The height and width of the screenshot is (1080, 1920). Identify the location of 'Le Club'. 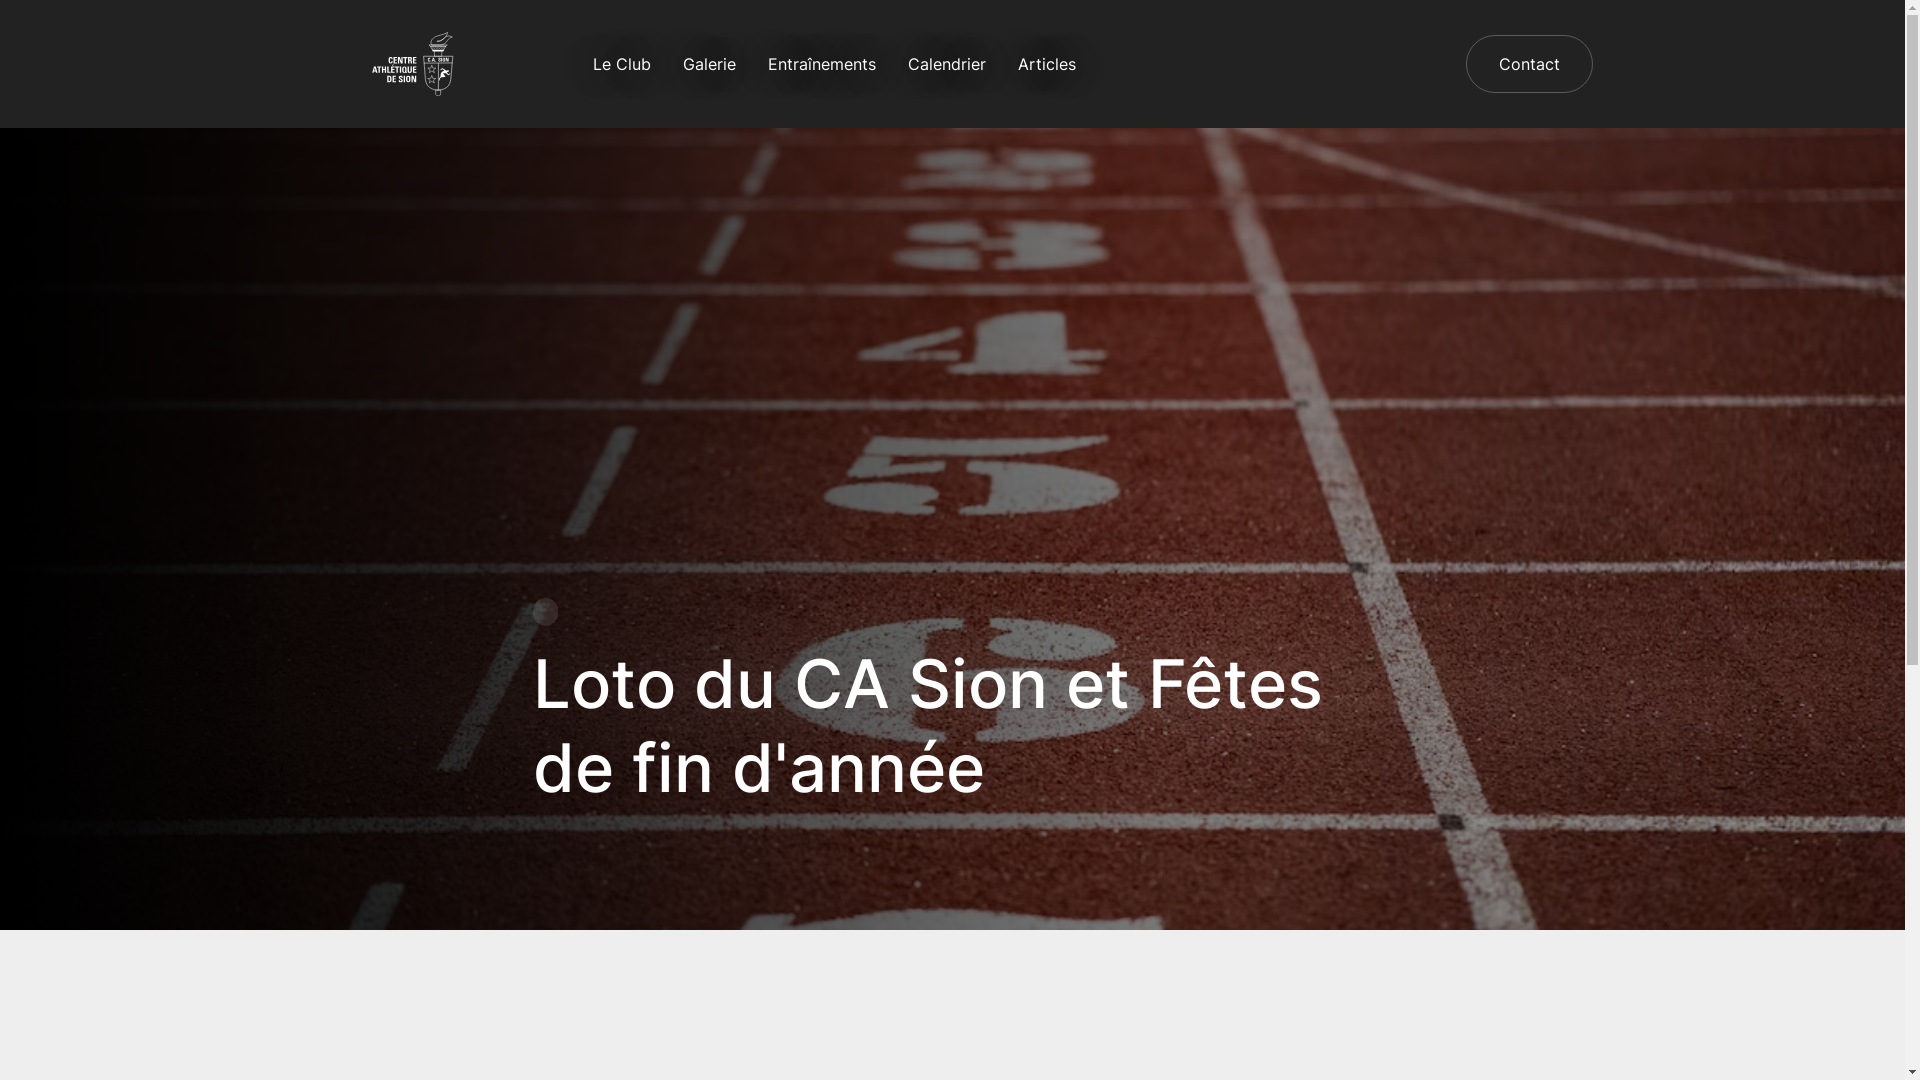
(619, 63).